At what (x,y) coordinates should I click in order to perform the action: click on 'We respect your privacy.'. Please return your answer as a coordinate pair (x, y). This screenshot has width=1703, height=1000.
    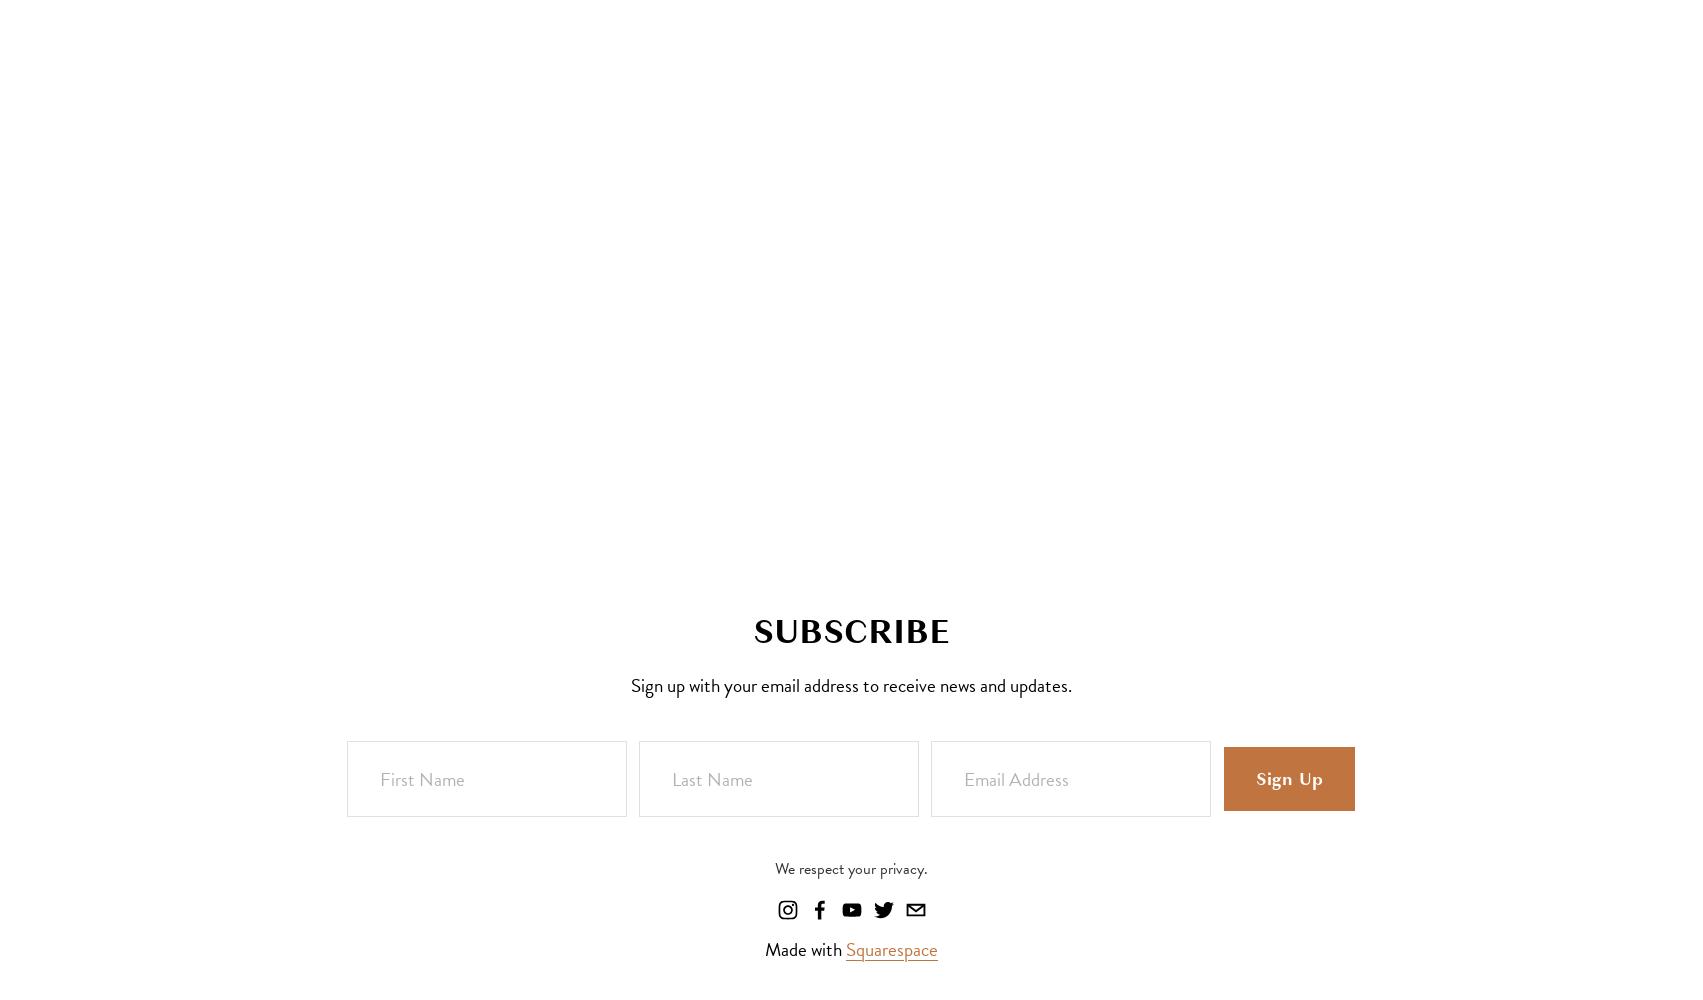
    Looking at the image, I should click on (851, 868).